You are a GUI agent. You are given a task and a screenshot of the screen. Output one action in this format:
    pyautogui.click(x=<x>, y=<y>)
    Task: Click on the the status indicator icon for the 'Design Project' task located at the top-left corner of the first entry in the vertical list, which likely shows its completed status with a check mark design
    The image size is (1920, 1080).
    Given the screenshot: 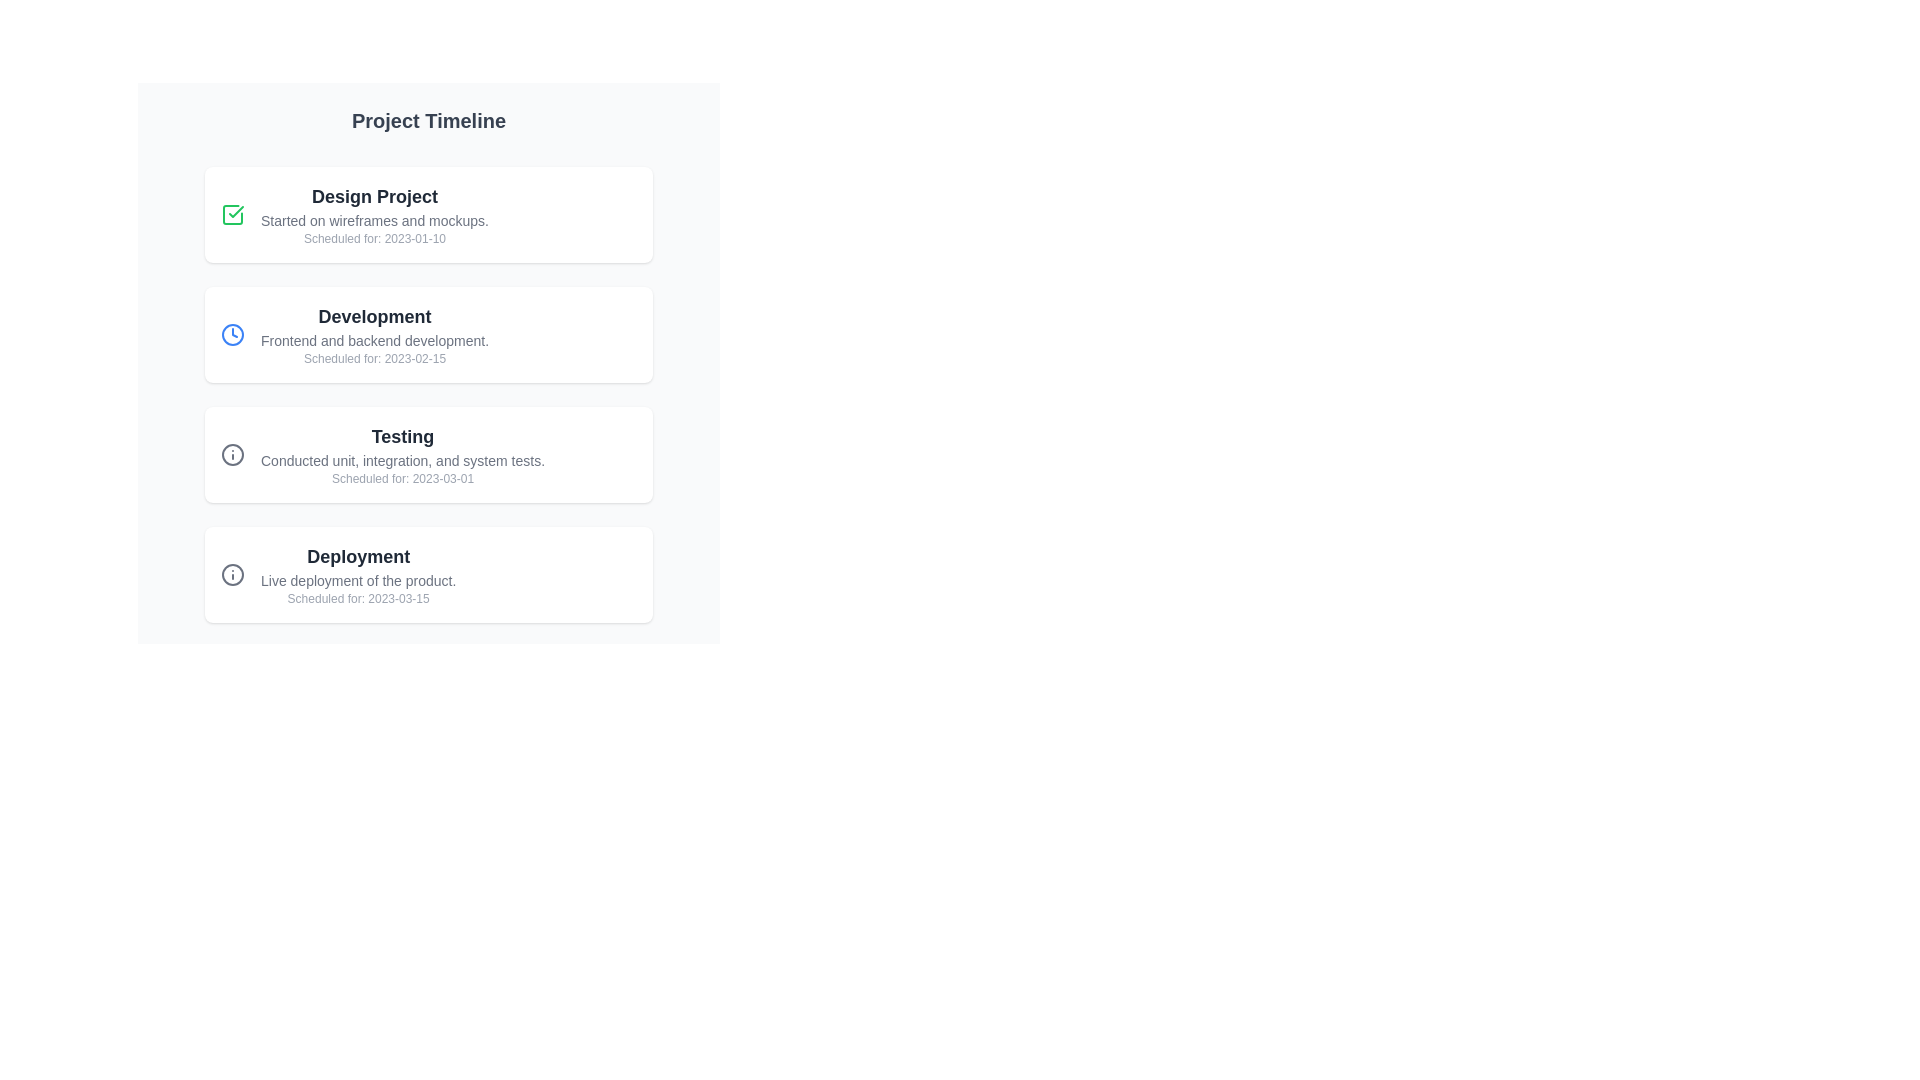 What is the action you would take?
    pyautogui.click(x=233, y=215)
    